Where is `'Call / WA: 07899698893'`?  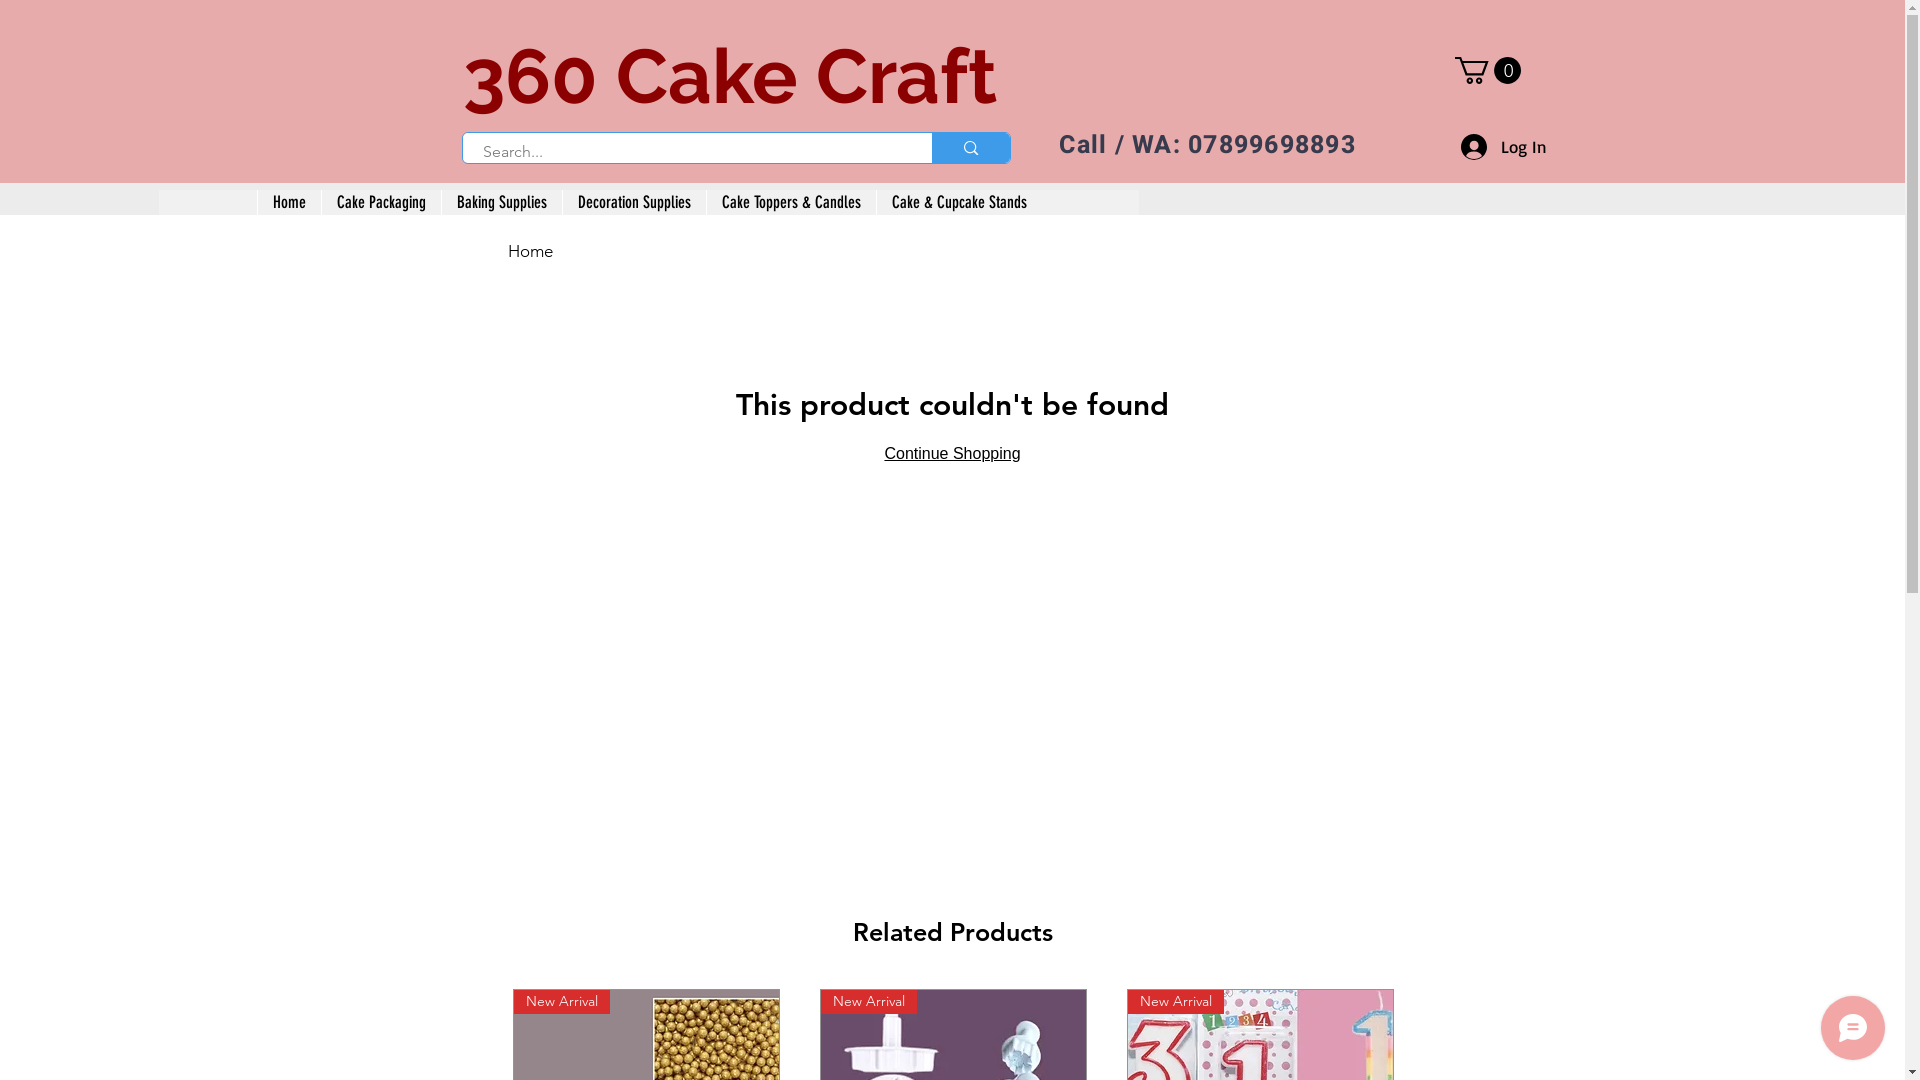
'Call / WA: 07899698893' is located at coordinates (1206, 144).